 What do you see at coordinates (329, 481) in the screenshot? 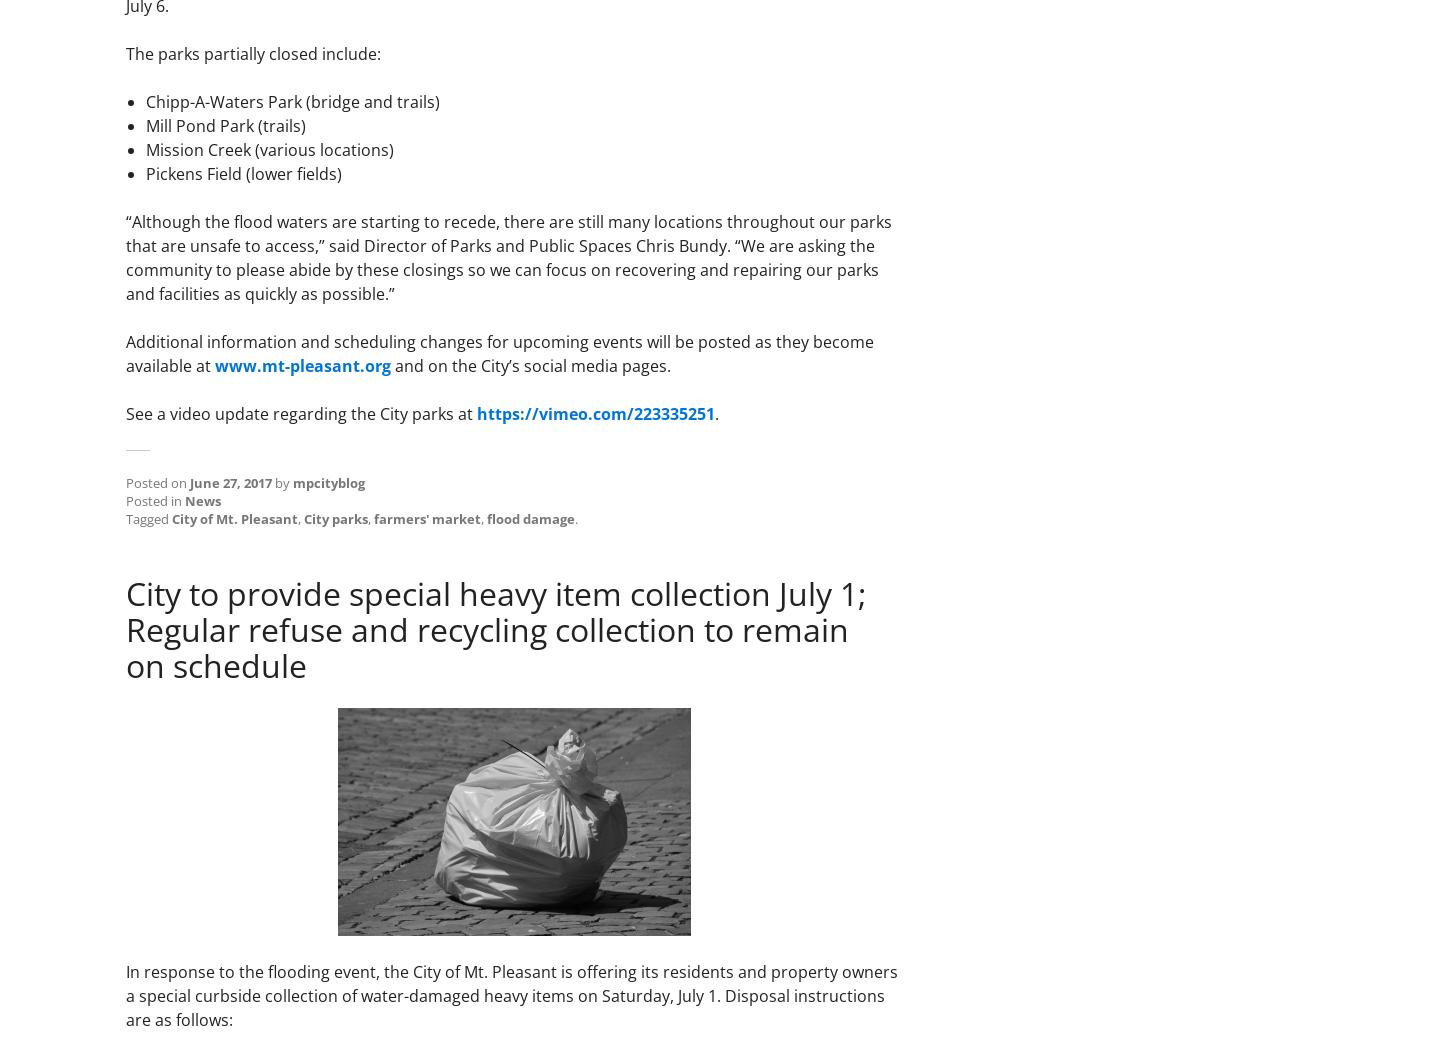
I see `'mpcityblog'` at bounding box center [329, 481].